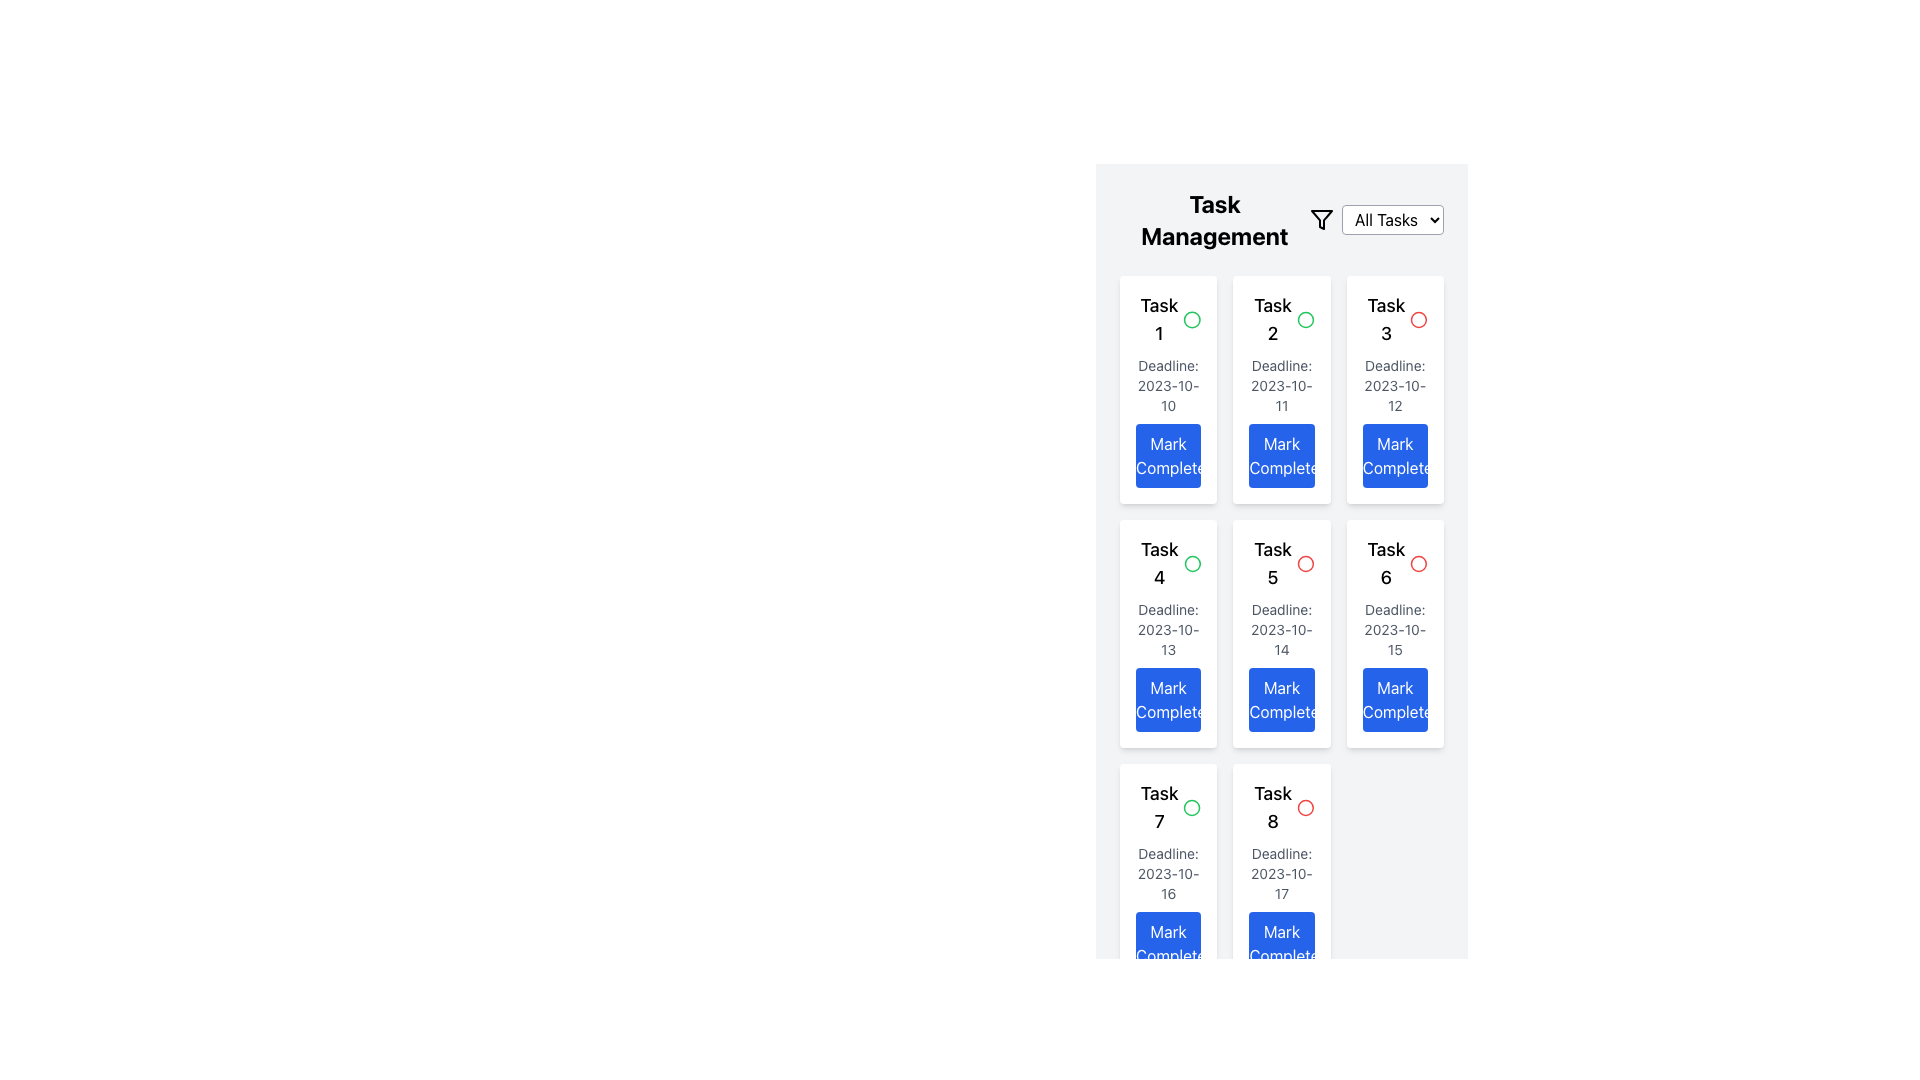 The height and width of the screenshot is (1080, 1920). Describe the element at coordinates (1321, 219) in the screenshot. I see `the filtering icon located near the top-right of the layout` at that location.